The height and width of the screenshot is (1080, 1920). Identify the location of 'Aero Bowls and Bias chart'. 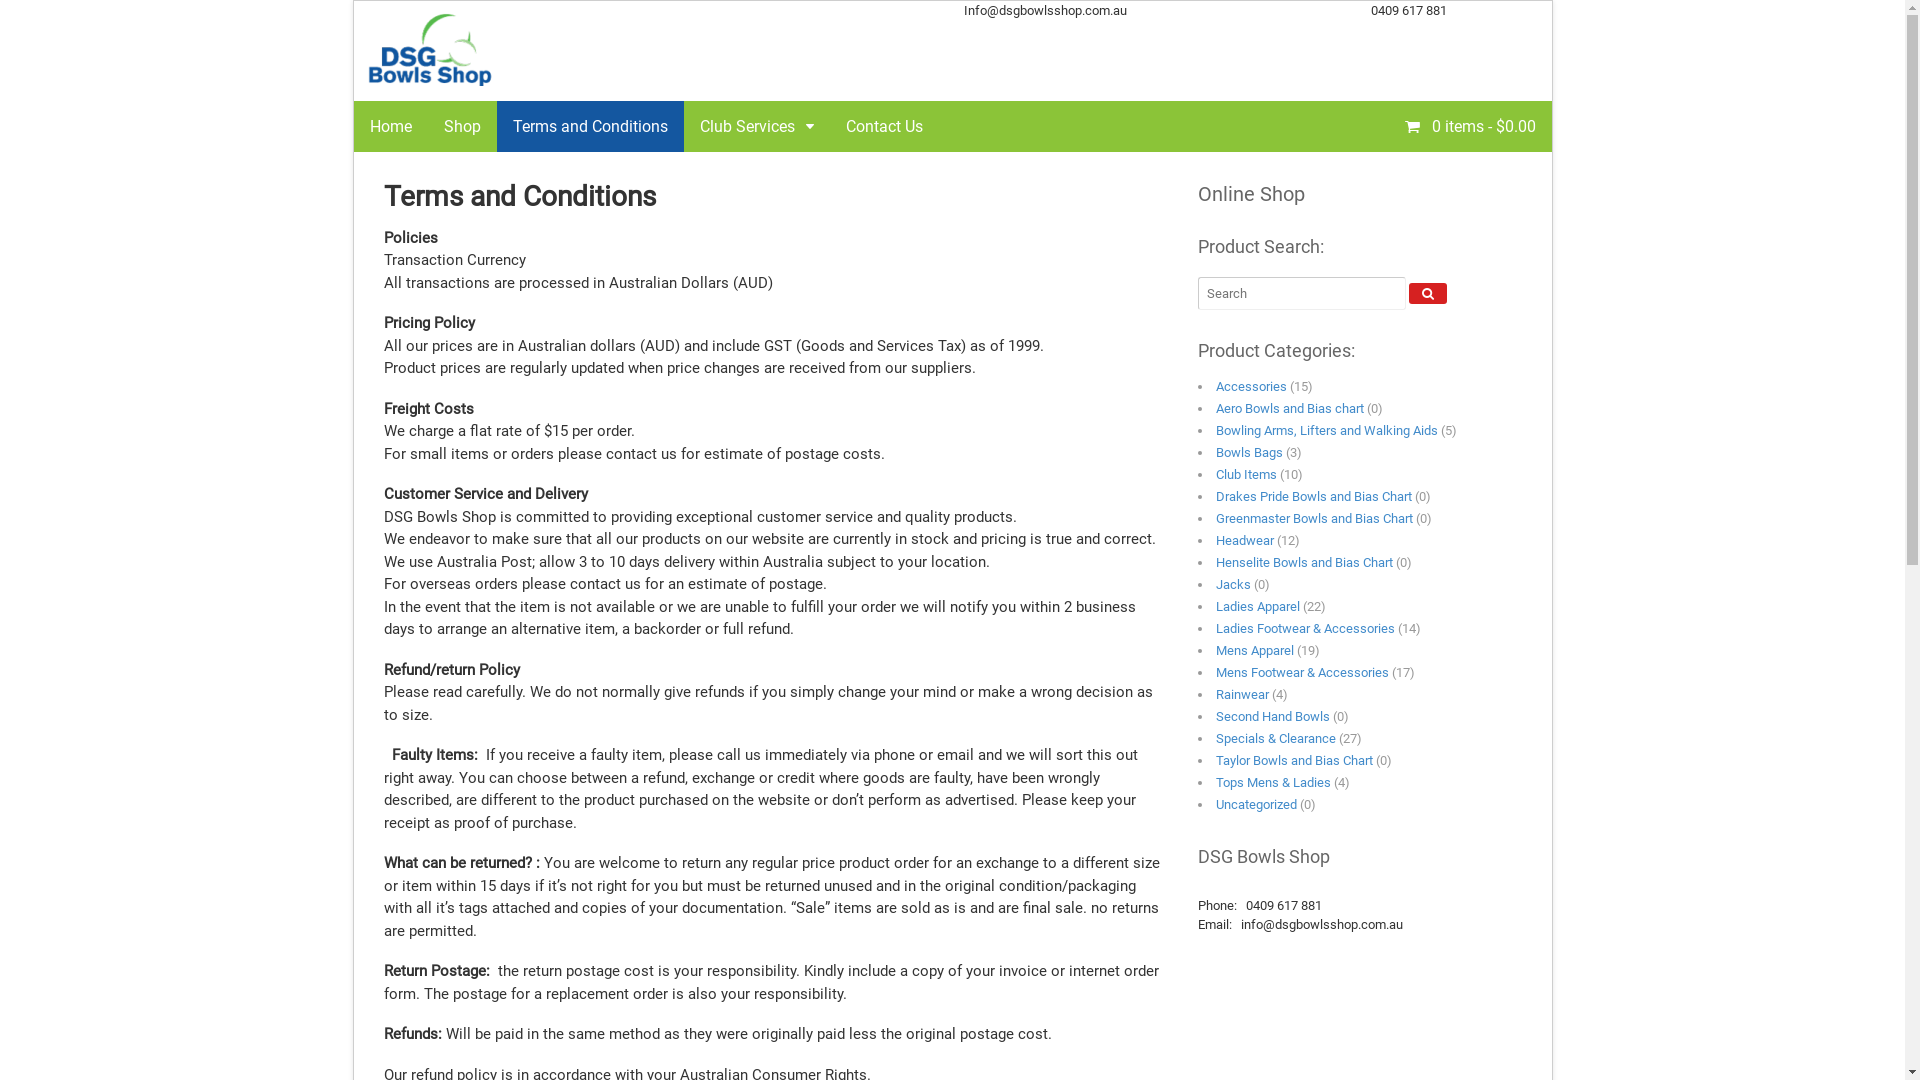
(1290, 407).